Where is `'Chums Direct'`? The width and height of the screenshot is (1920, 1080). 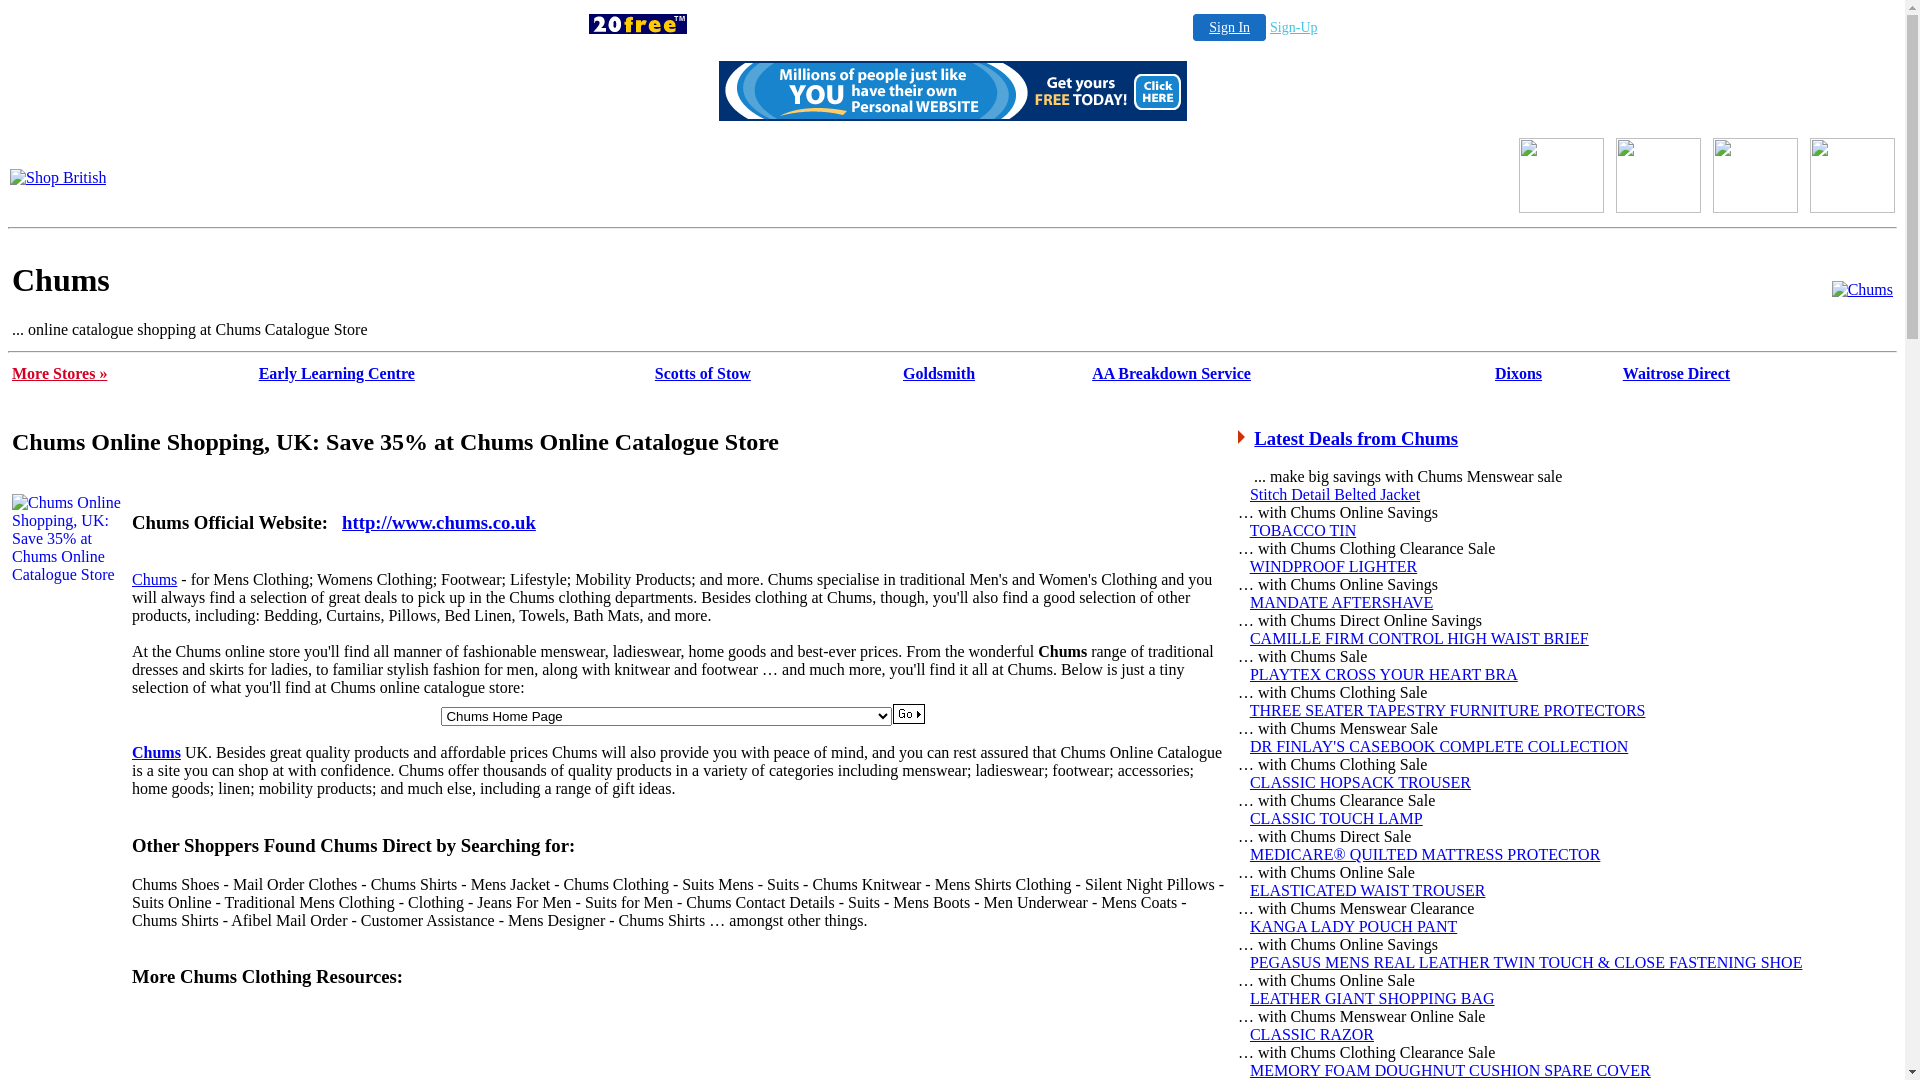 'Chums Direct' is located at coordinates (951, 176).